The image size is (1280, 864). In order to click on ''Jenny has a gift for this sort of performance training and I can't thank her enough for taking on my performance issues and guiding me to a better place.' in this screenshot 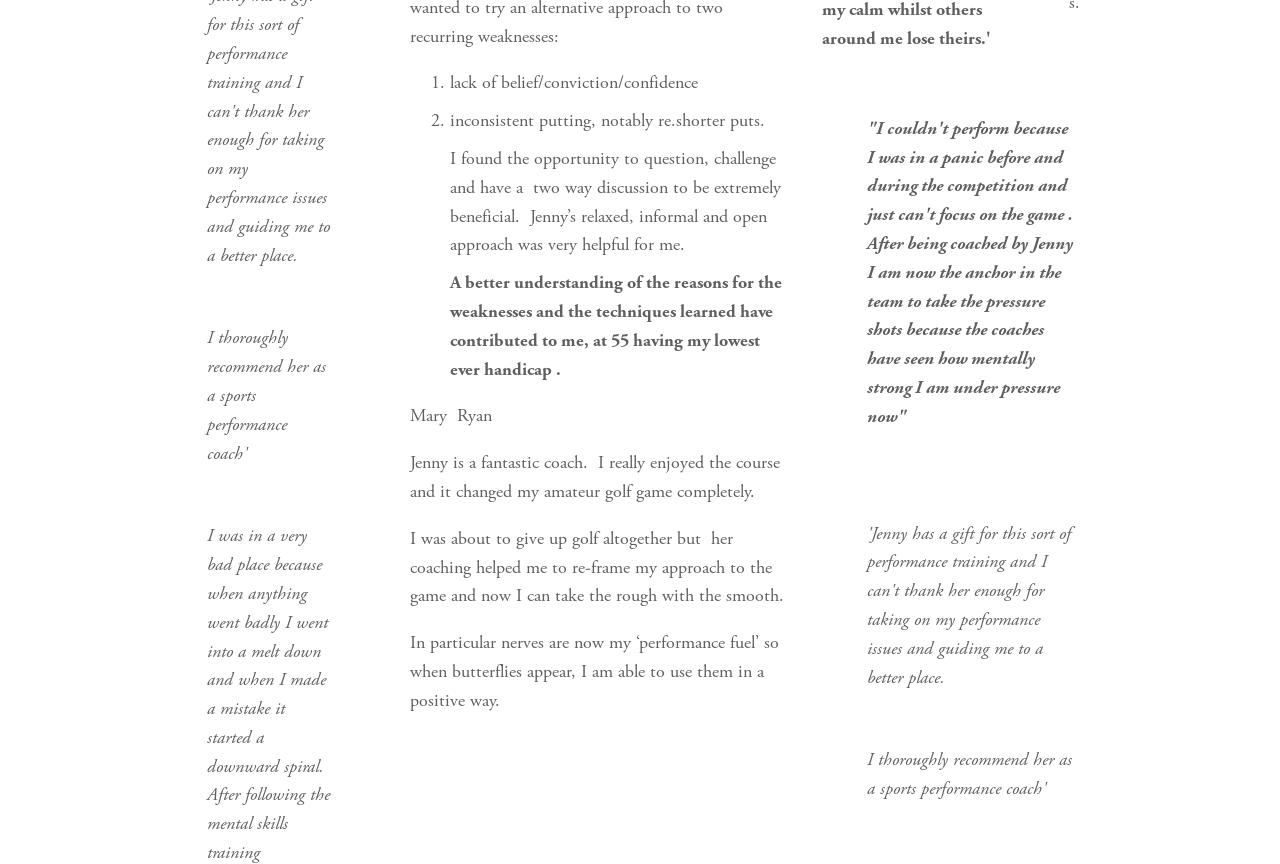, I will do `click(971, 603)`.